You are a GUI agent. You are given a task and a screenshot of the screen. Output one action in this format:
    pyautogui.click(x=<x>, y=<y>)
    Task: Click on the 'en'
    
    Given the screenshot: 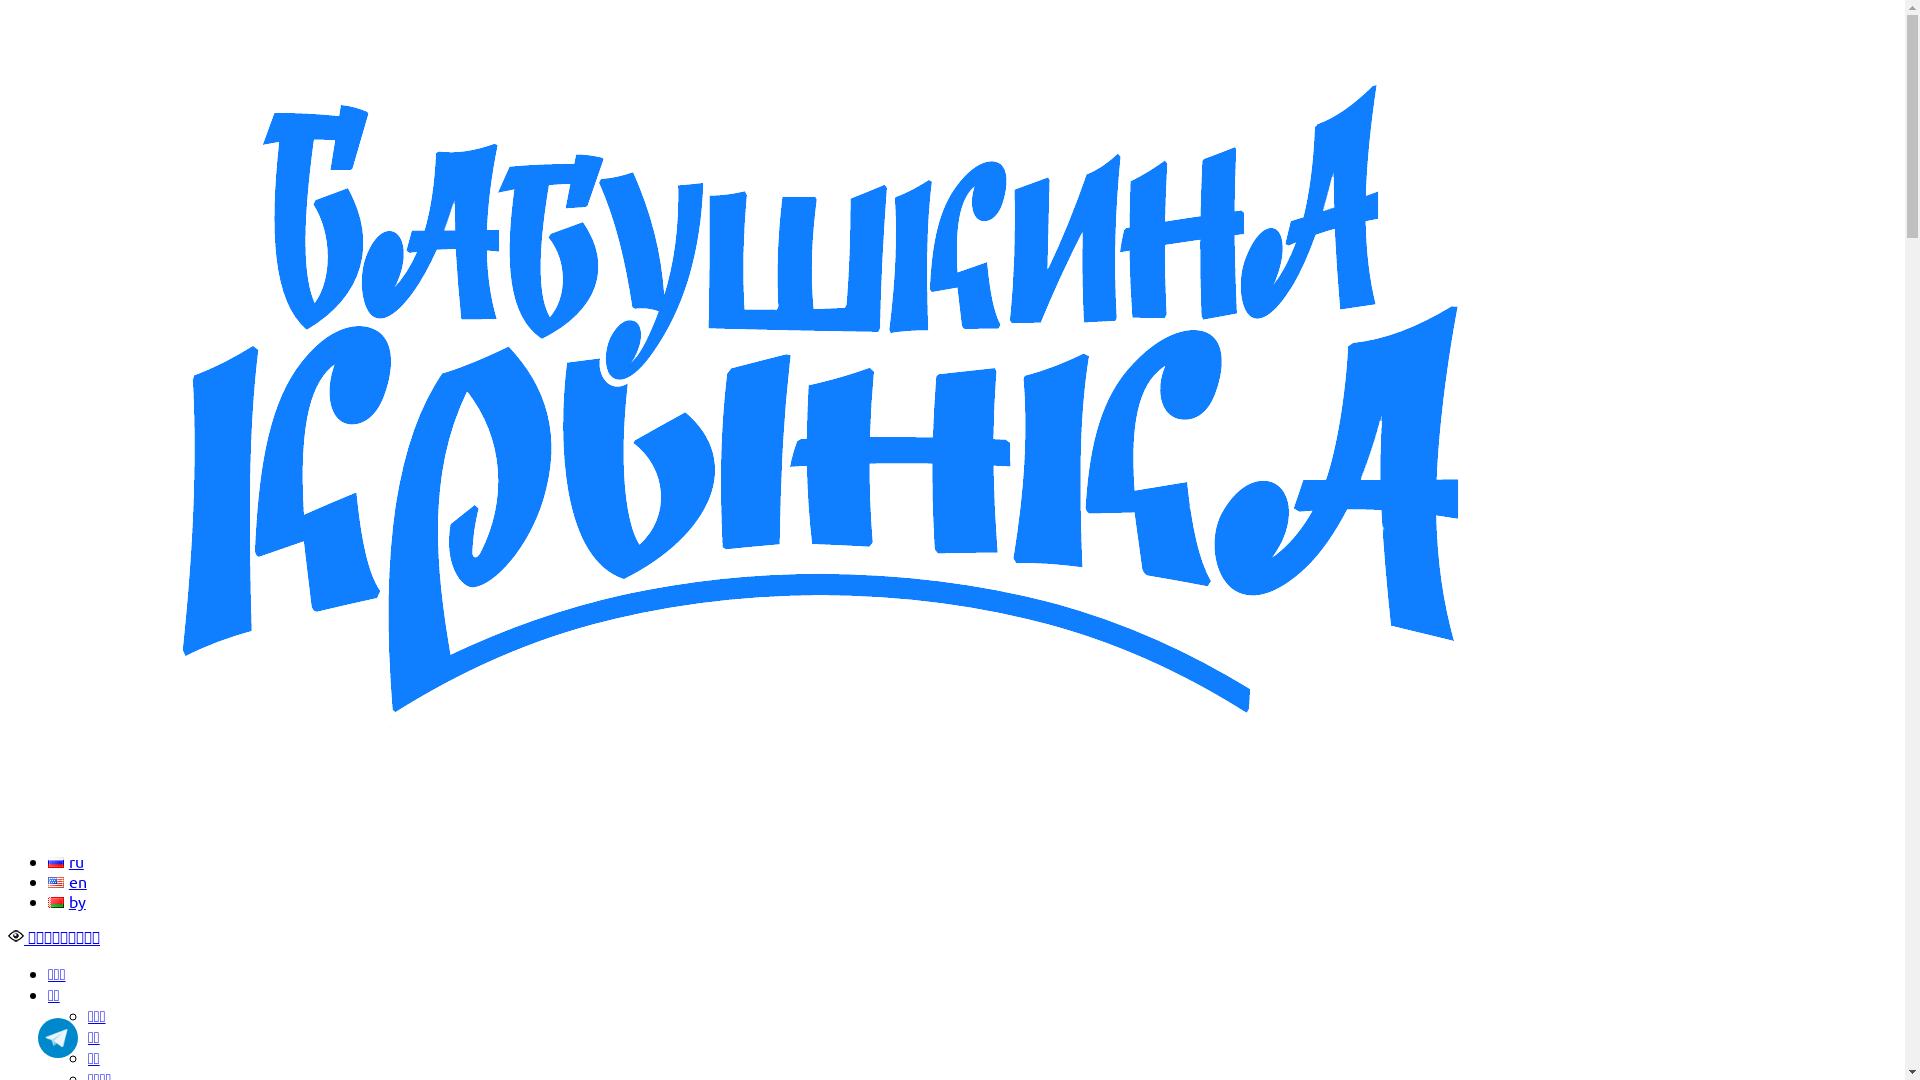 What is the action you would take?
    pyautogui.click(x=67, y=879)
    